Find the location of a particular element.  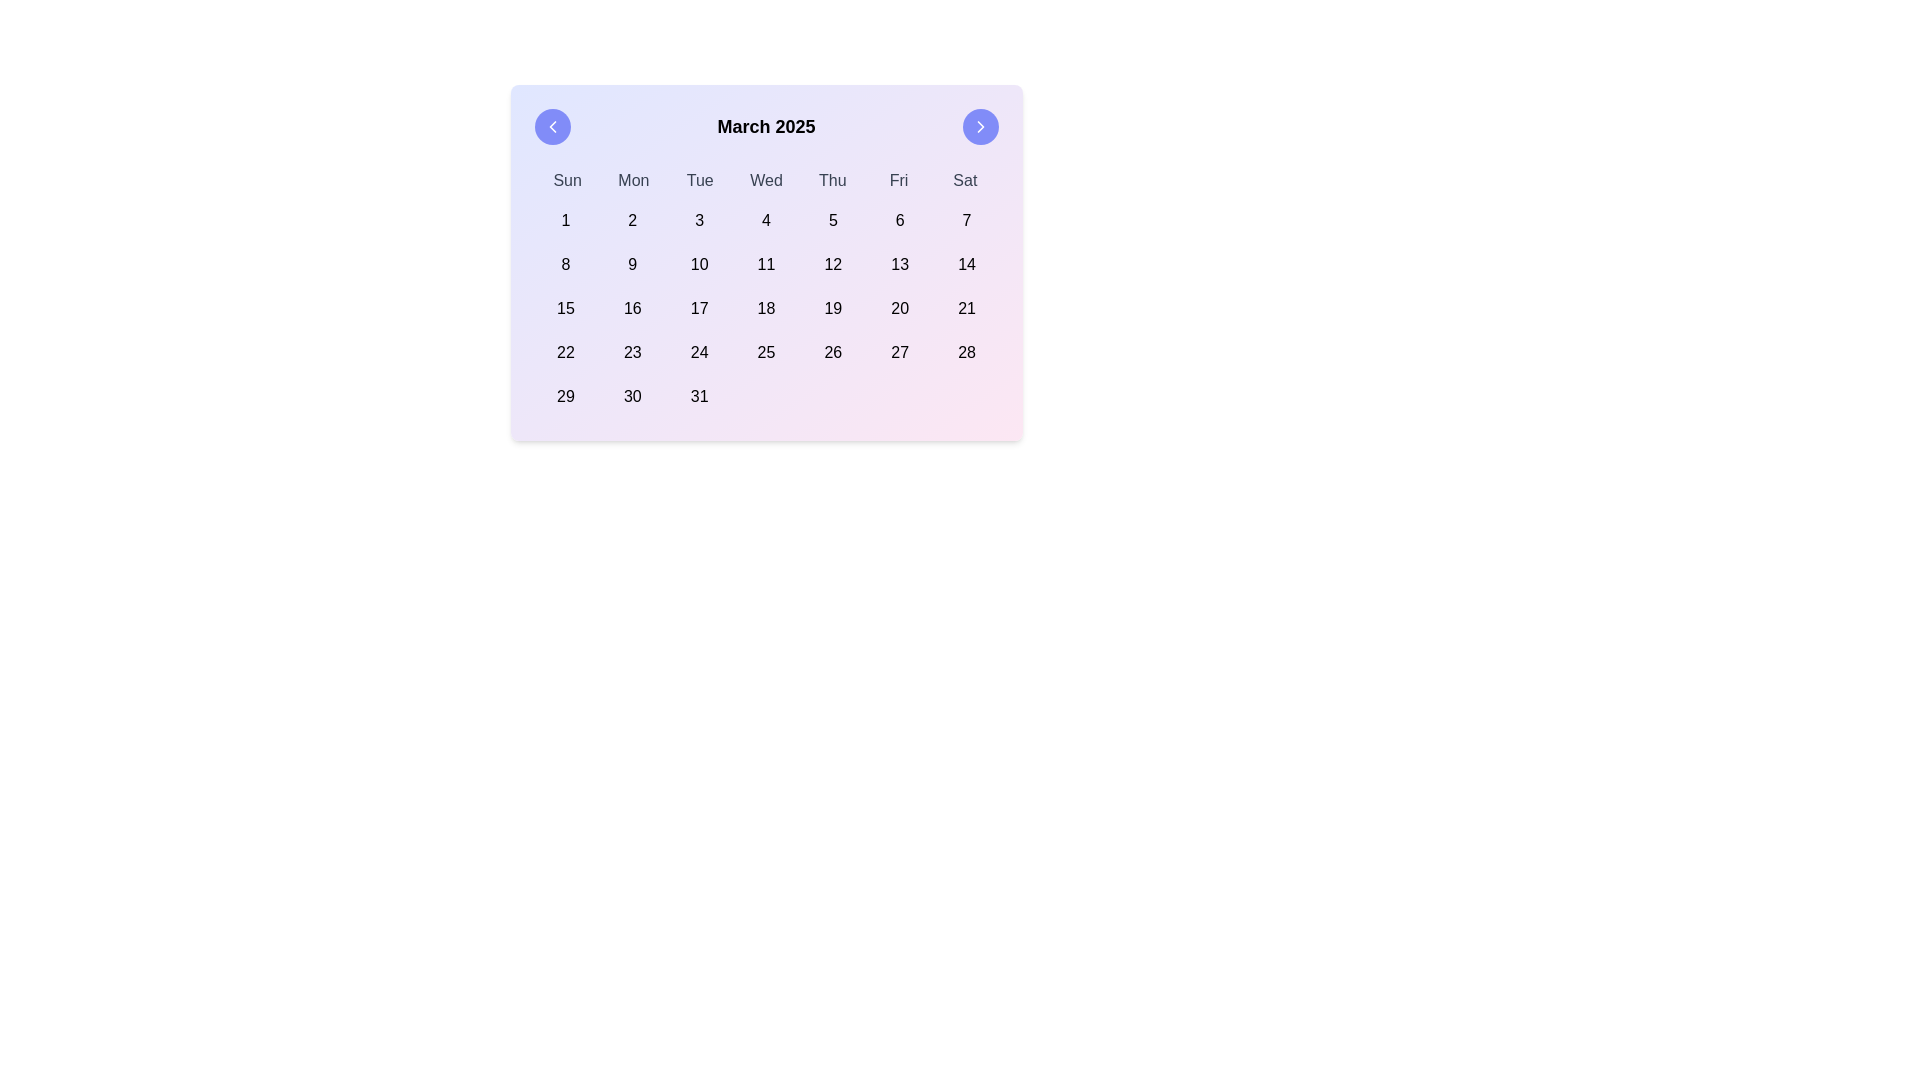

the label indicating 'Sat', which is the seventh item in the row of day headers in the calendar layout is located at coordinates (965, 181).